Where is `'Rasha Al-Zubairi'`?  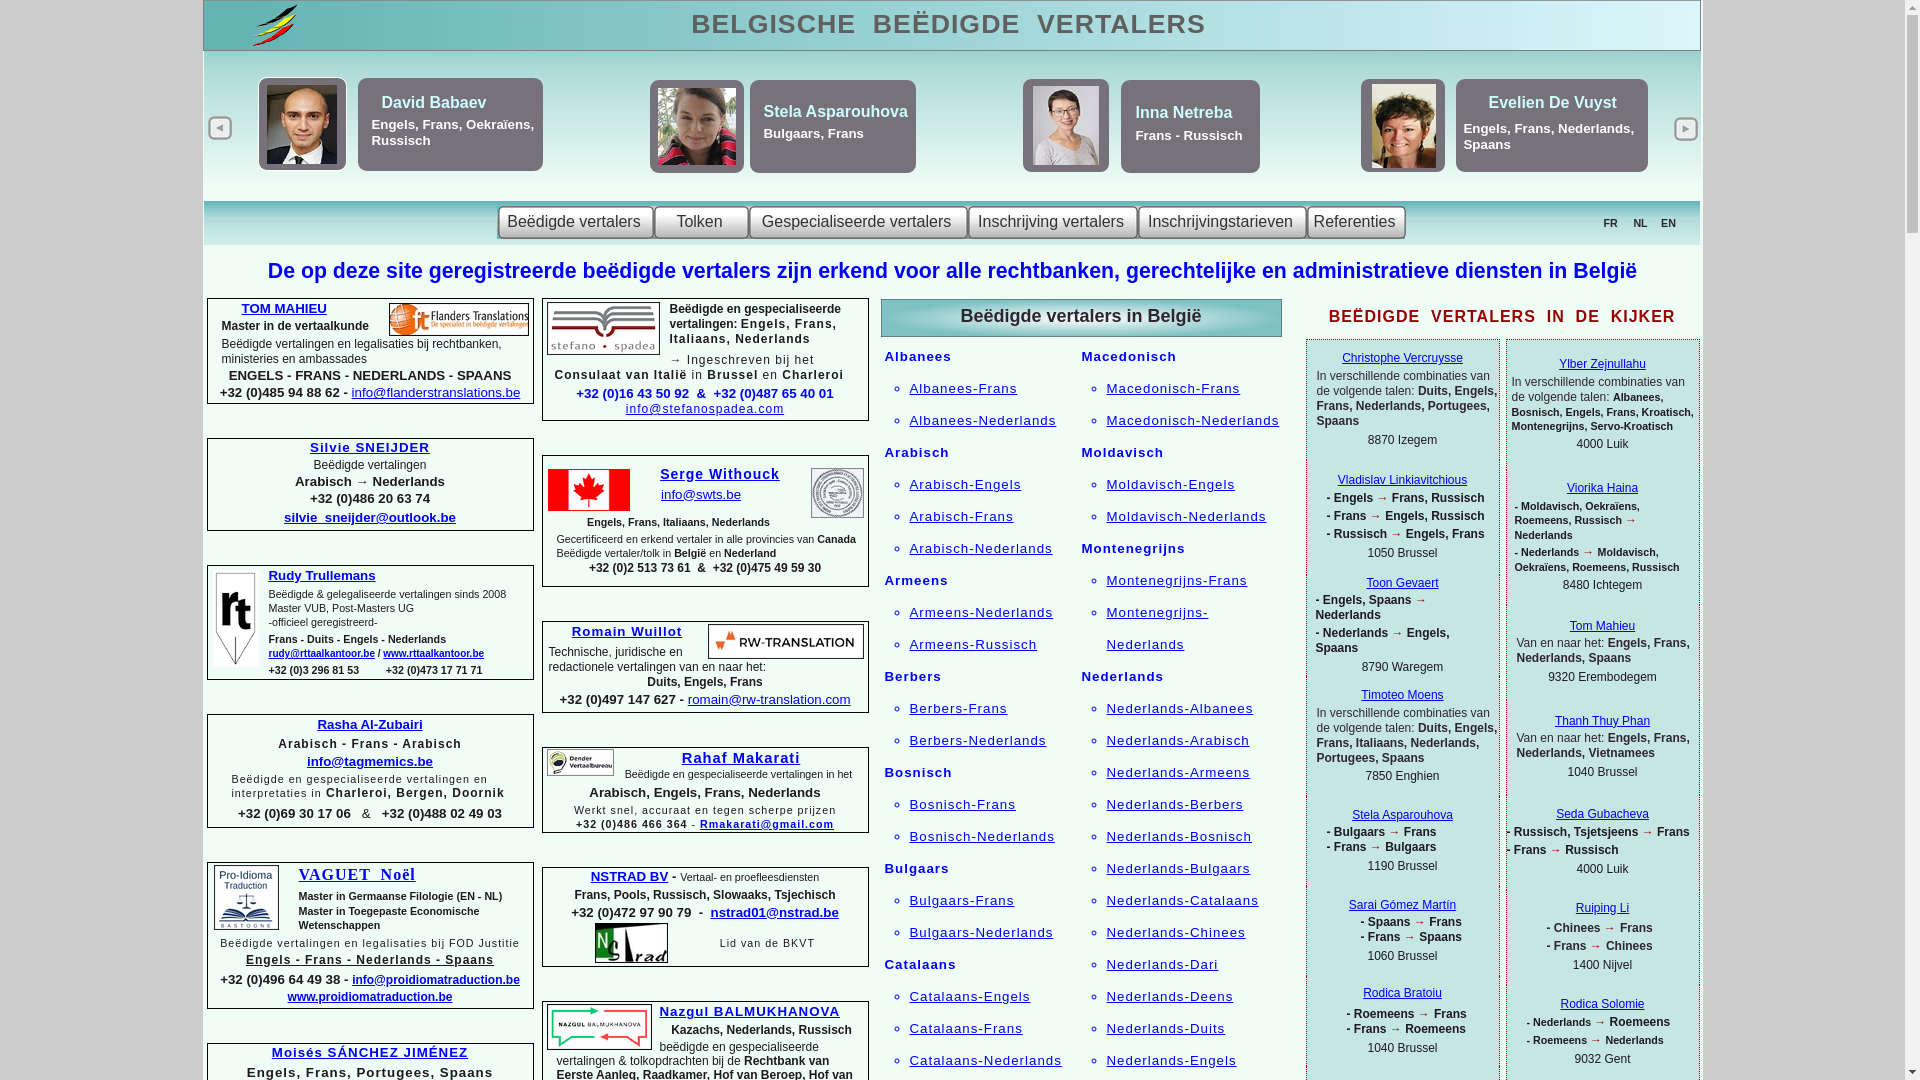 'Rasha Al-Zubairi' is located at coordinates (315, 724).